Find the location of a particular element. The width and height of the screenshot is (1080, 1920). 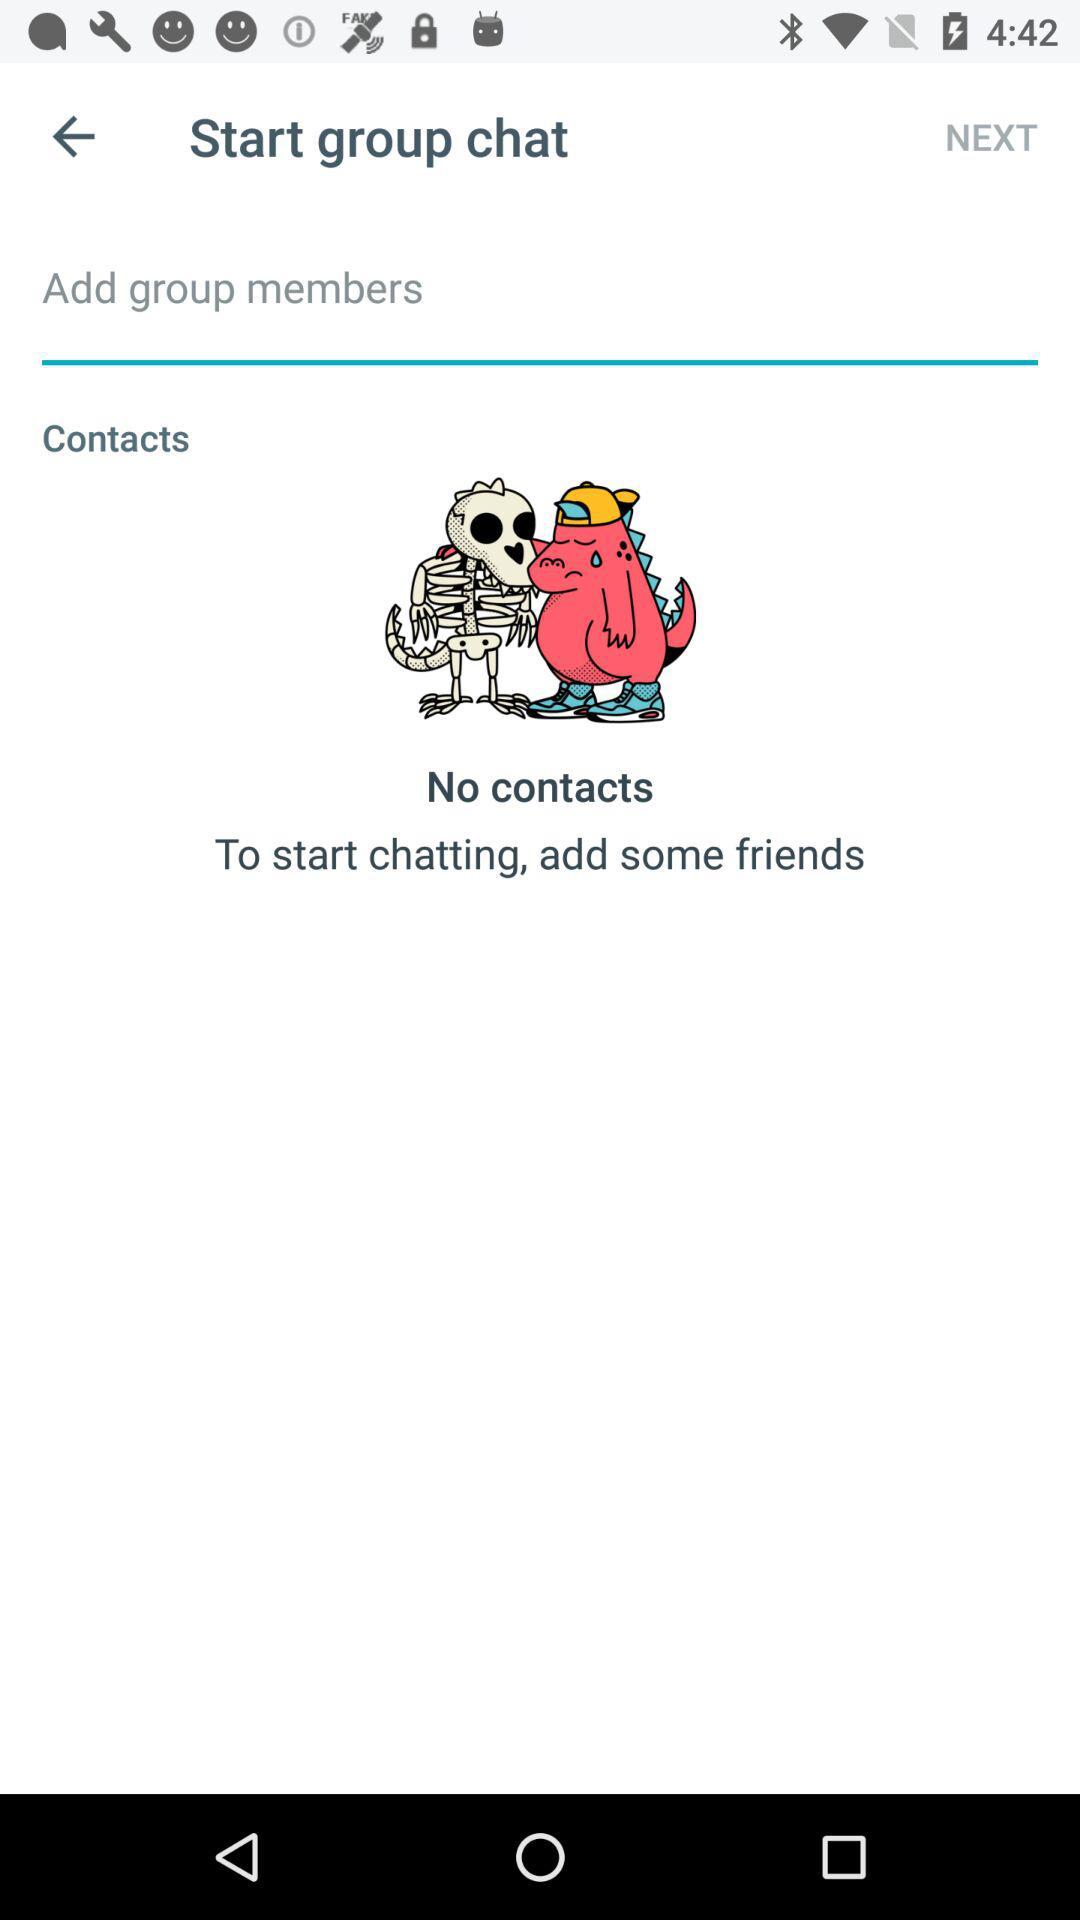

icon to the left of start group chat is located at coordinates (72, 135).